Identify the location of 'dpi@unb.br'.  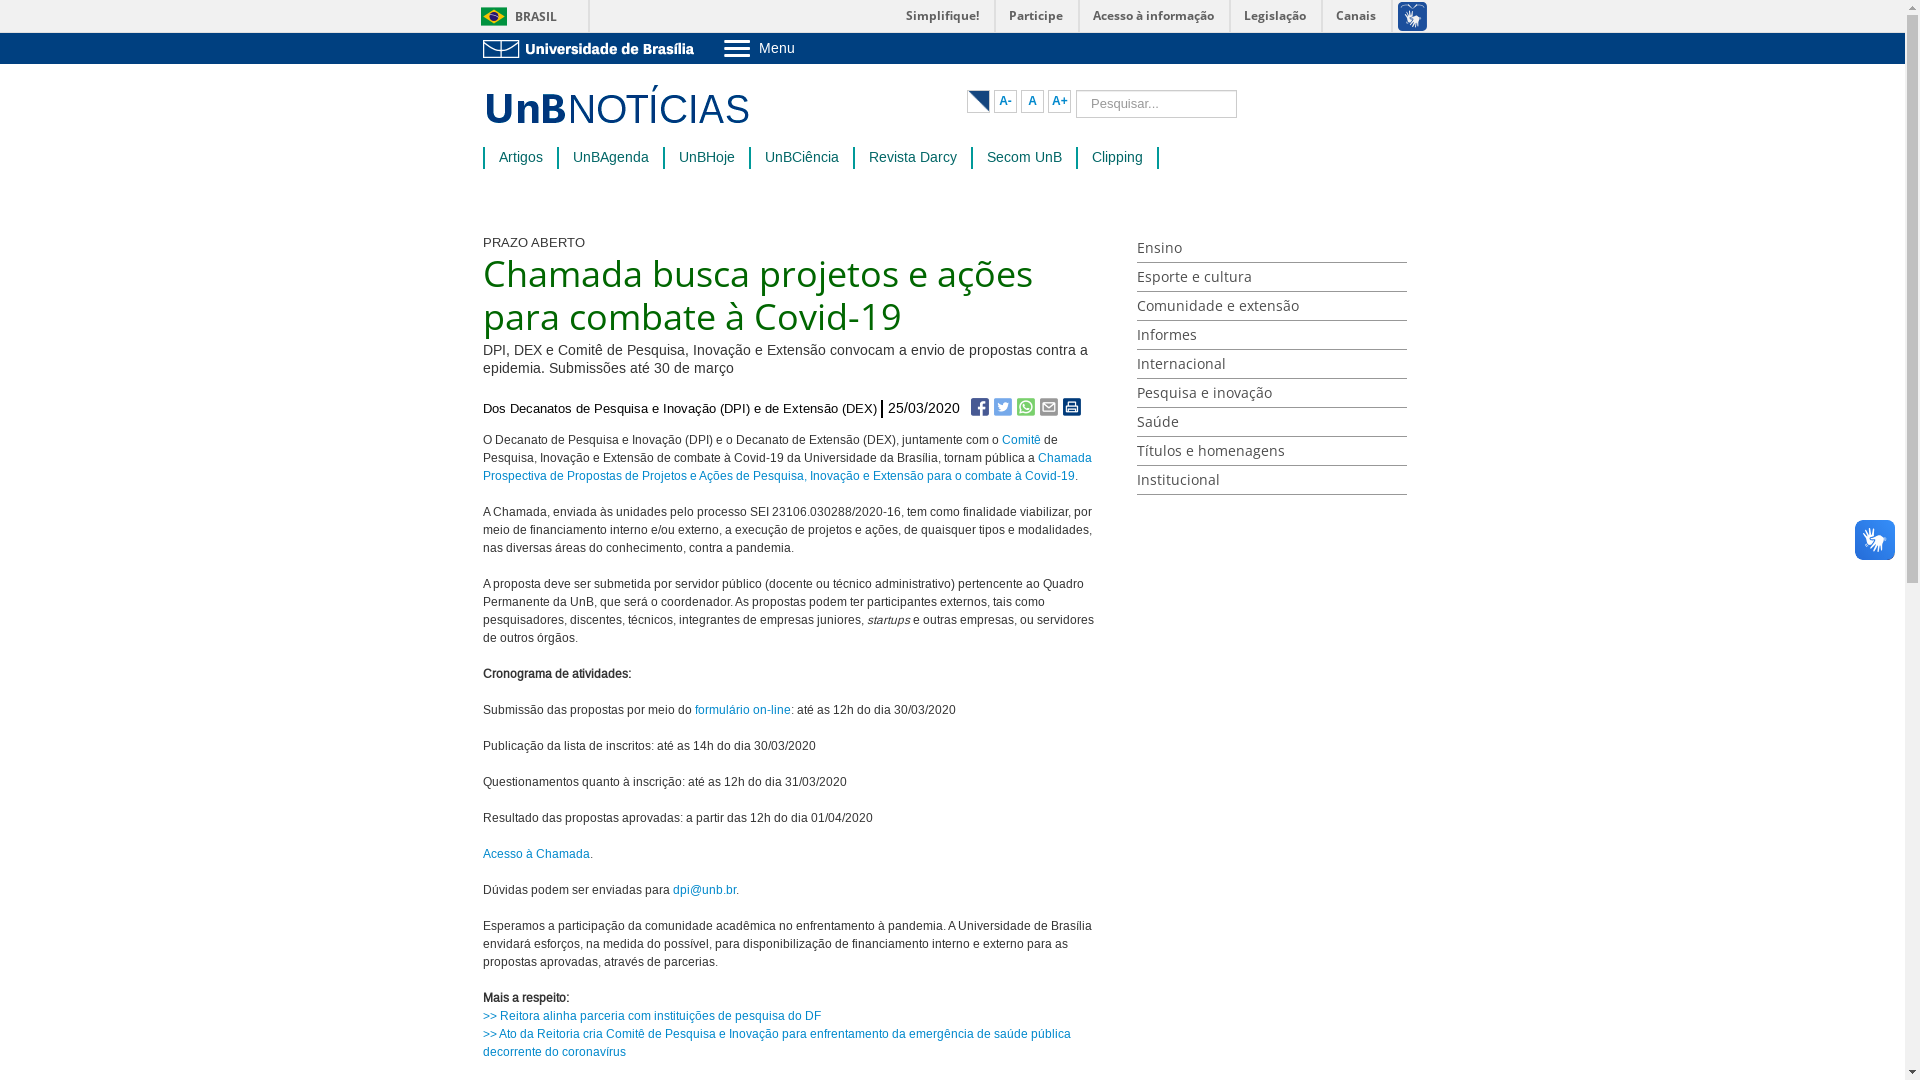
(703, 889).